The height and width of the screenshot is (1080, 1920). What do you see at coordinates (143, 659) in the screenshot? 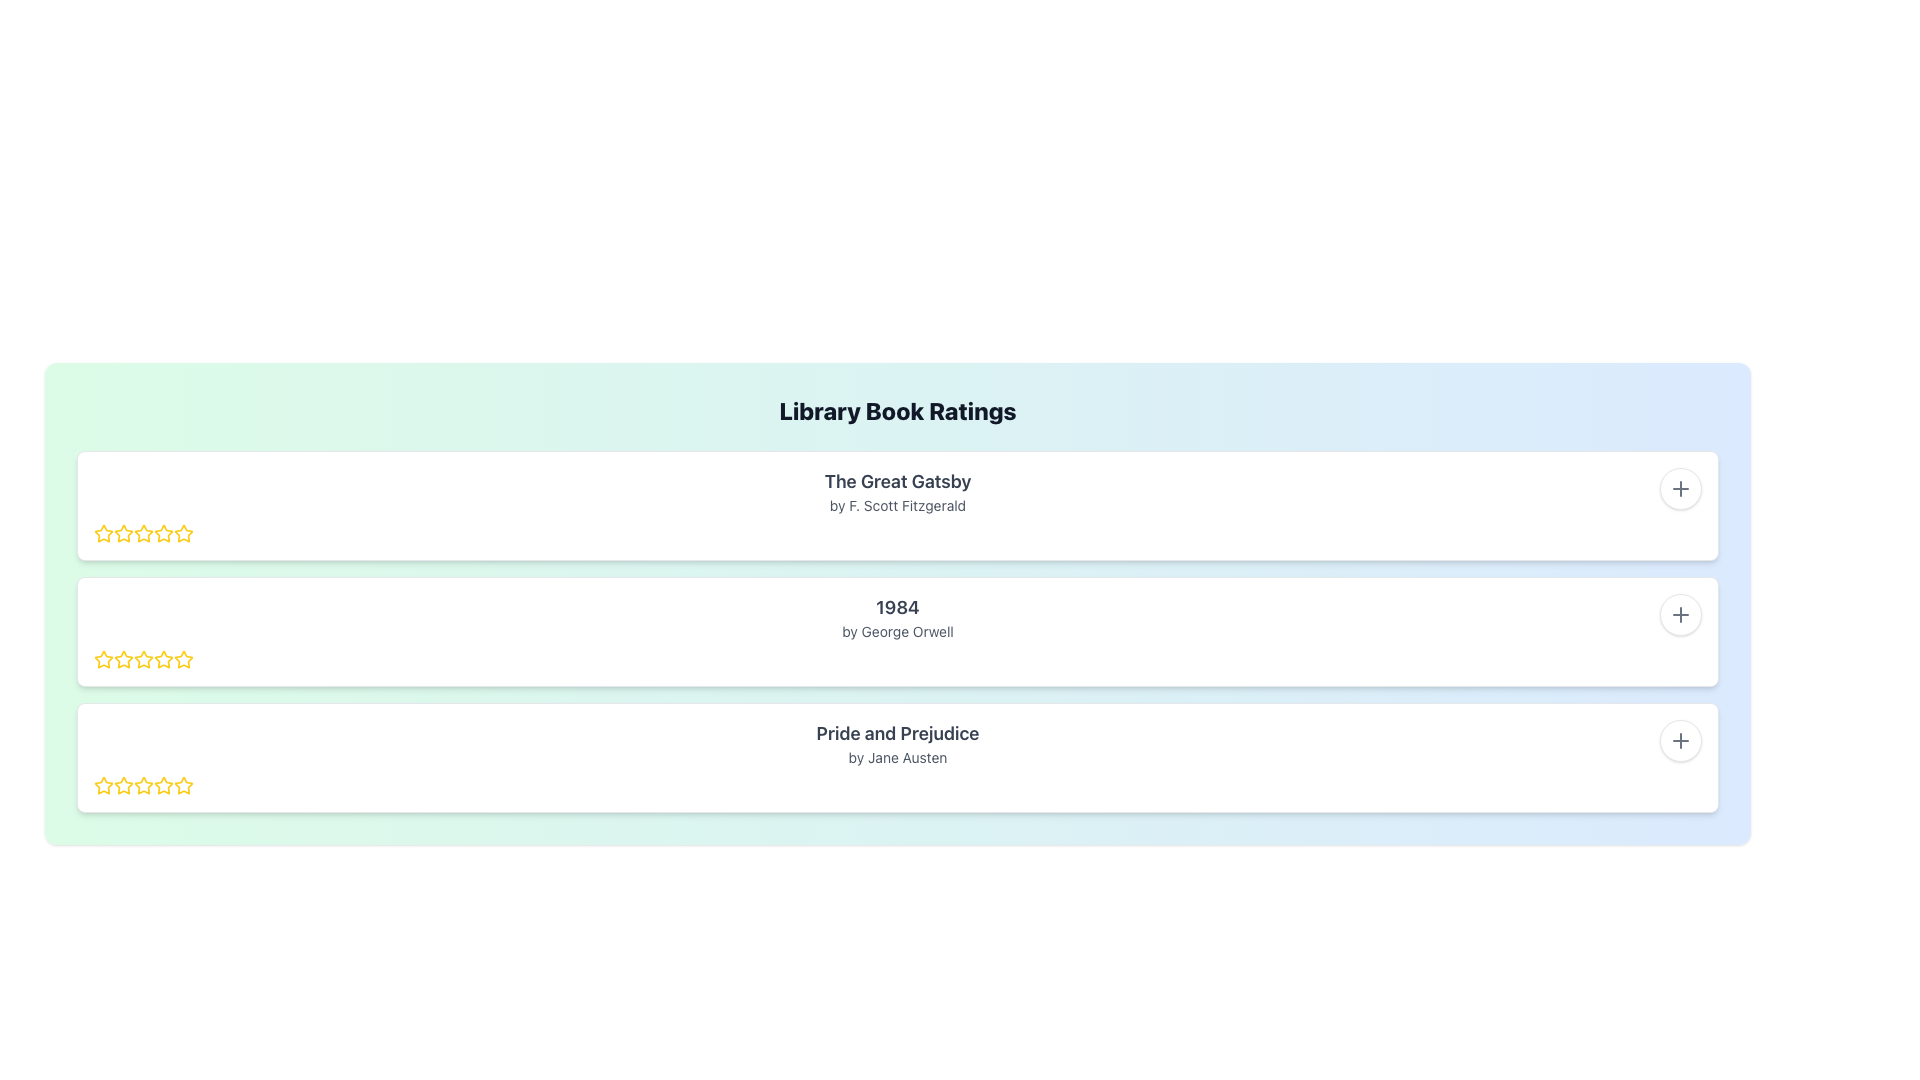
I see `the fifth star icon in the rating system for the '1984' book entry to receive interaction feedback` at bounding box center [143, 659].